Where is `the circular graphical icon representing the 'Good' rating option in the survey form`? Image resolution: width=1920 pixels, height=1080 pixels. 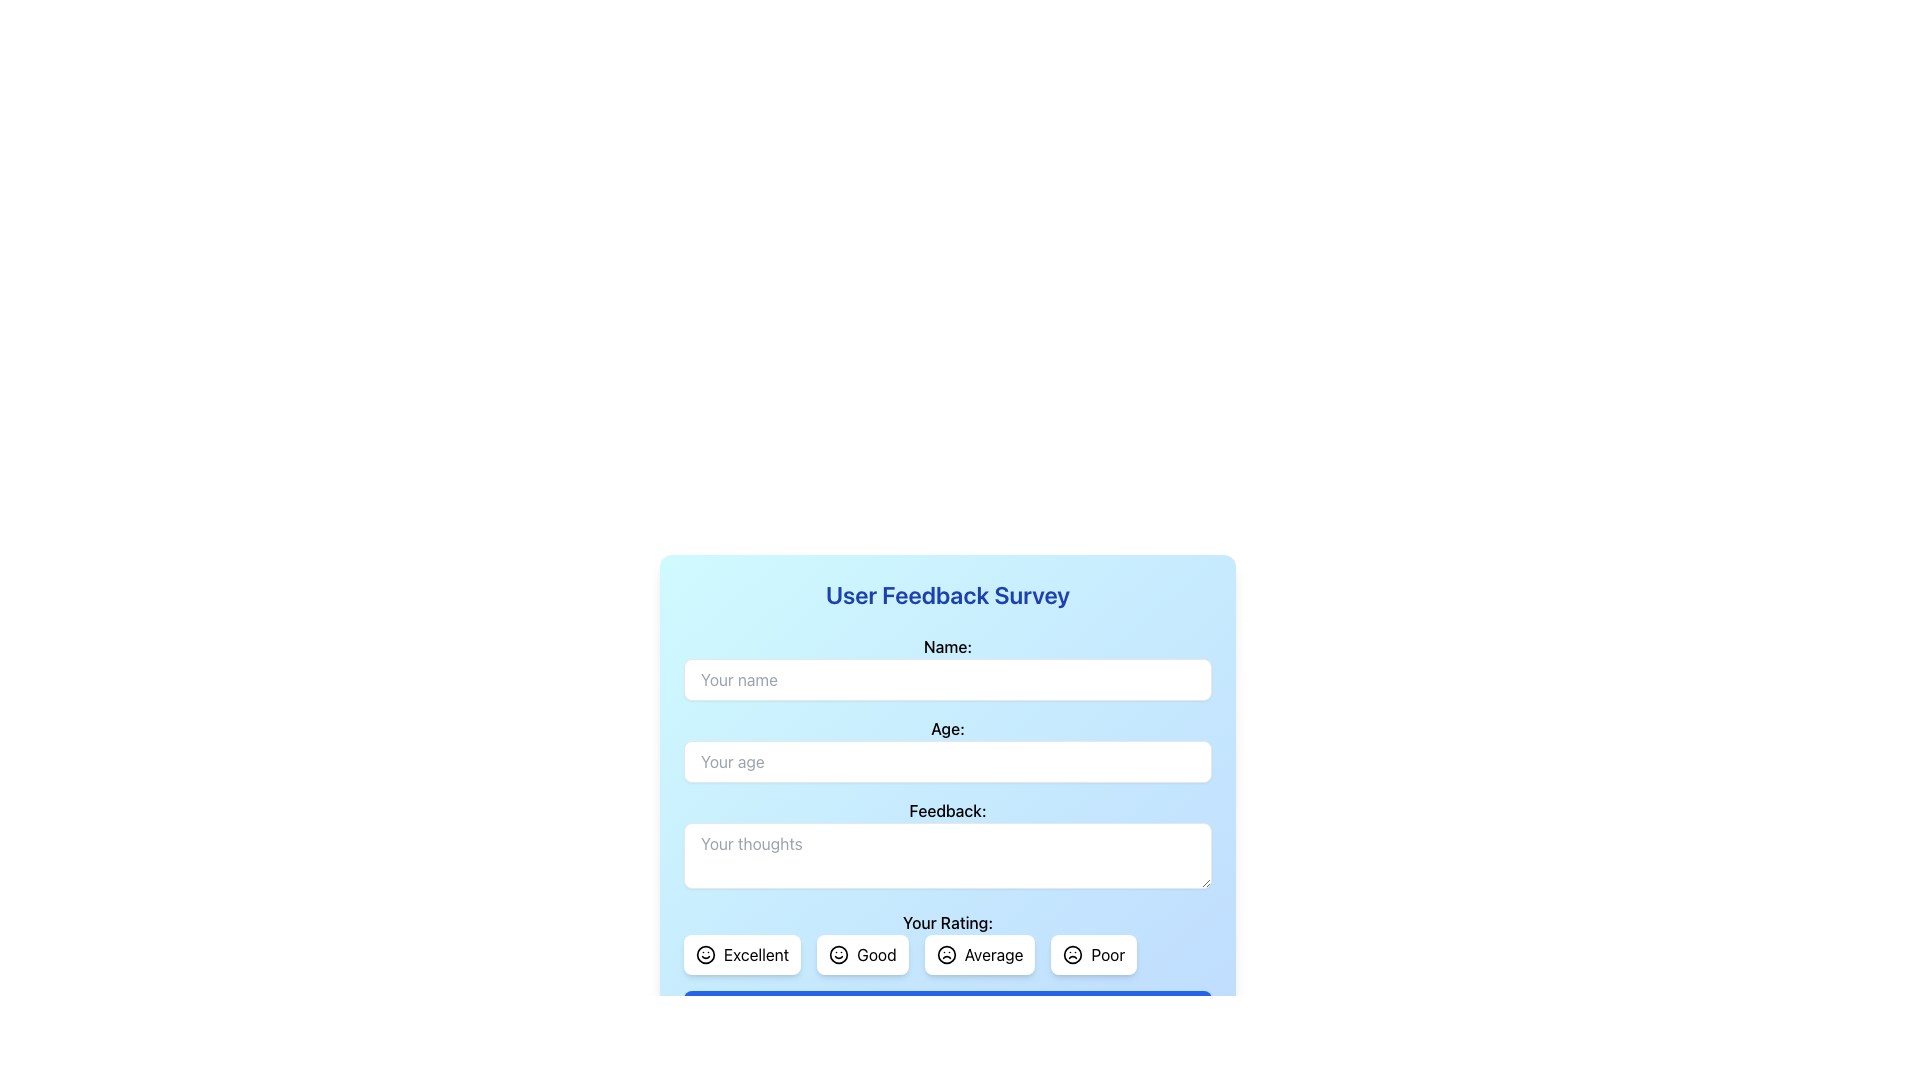 the circular graphical icon representing the 'Good' rating option in the survey form is located at coordinates (839, 954).